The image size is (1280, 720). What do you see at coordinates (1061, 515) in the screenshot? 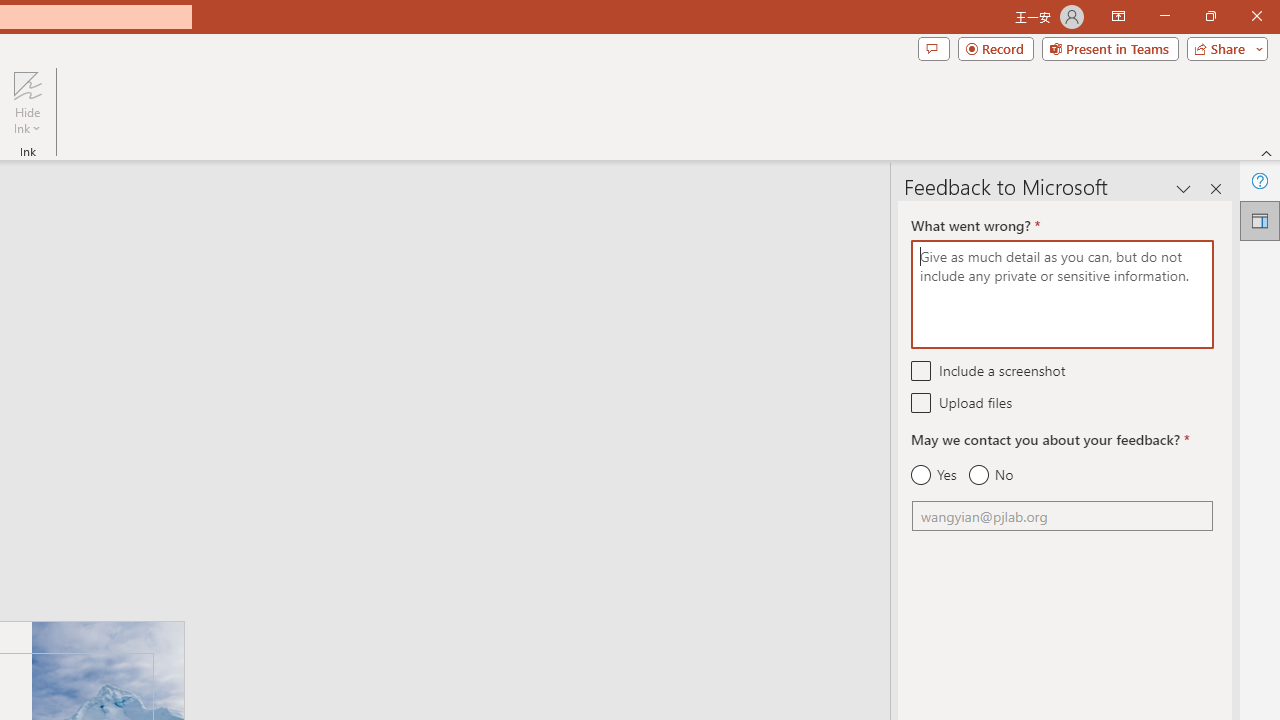
I see `'Email'` at bounding box center [1061, 515].